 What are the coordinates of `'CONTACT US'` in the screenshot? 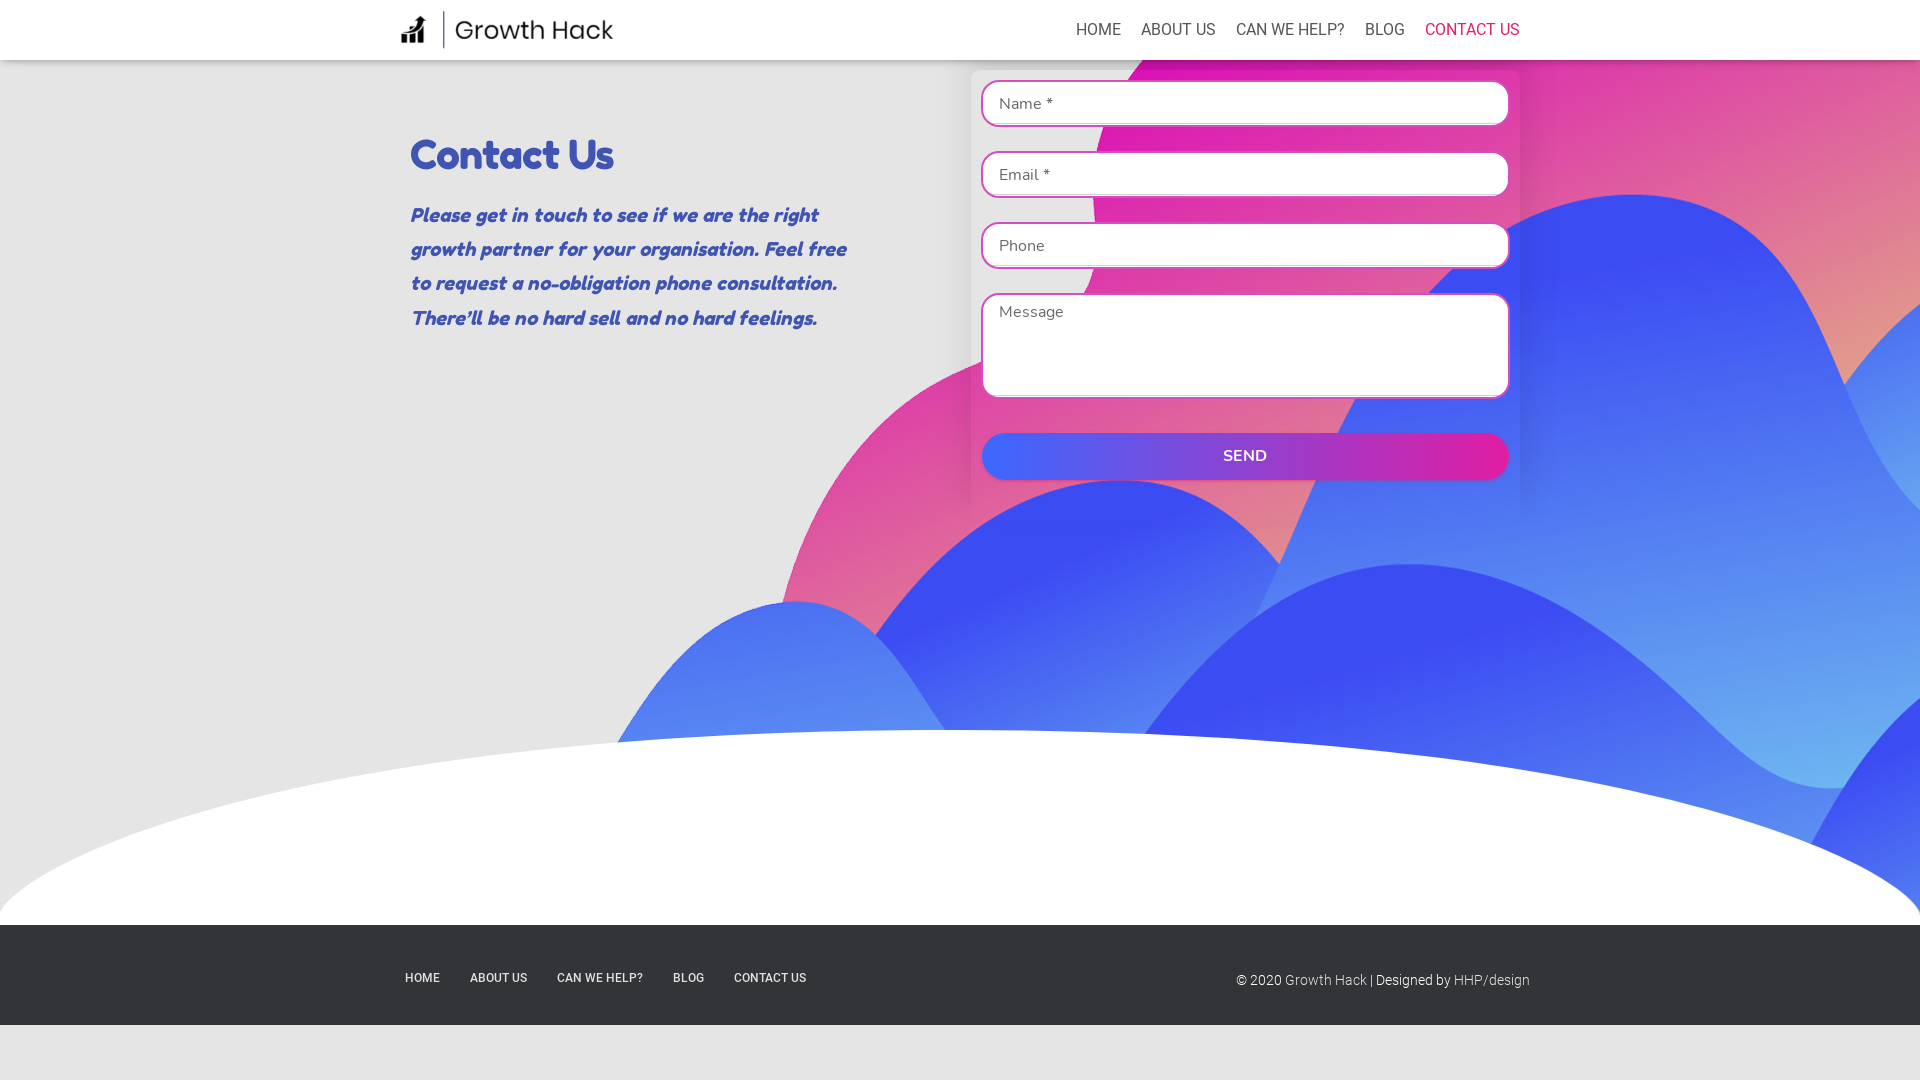 It's located at (1472, 30).